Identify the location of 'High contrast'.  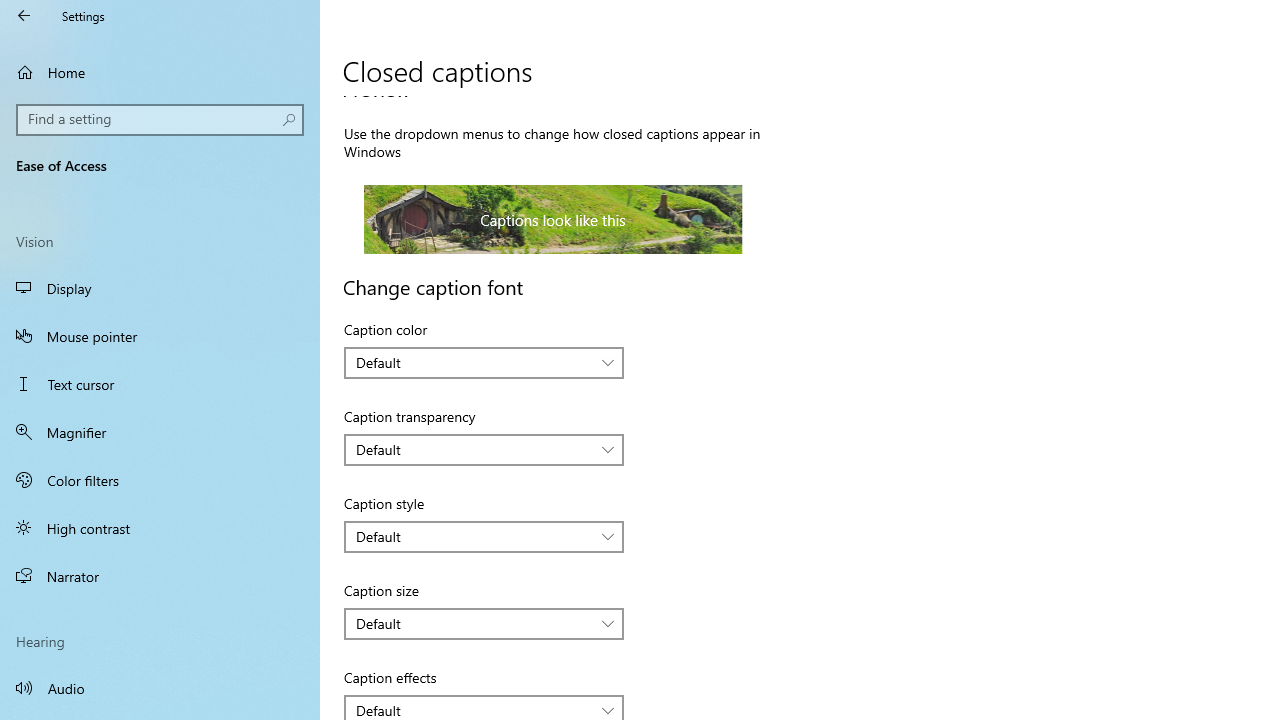
(160, 527).